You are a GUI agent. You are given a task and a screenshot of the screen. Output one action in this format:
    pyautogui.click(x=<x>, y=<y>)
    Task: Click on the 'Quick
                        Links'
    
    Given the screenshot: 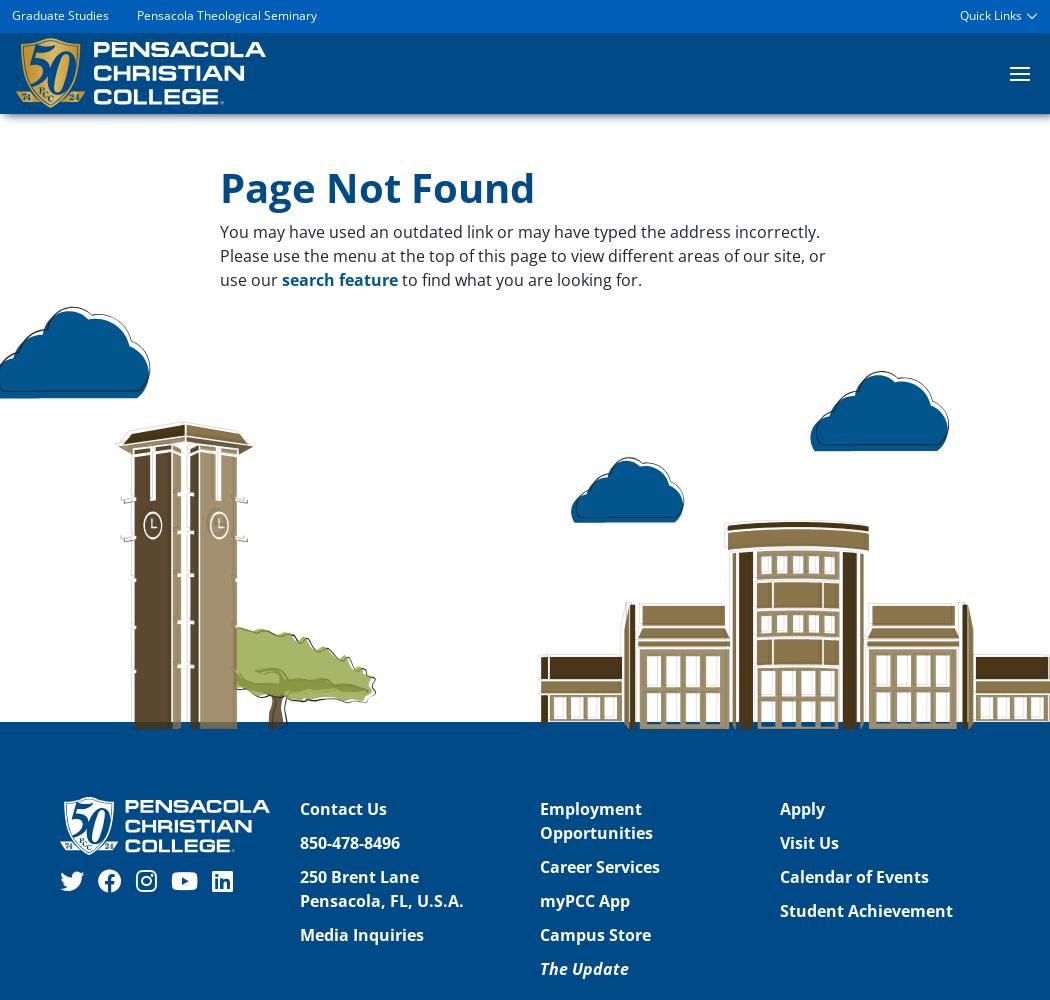 What is the action you would take?
    pyautogui.click(x=990, y=15)
    